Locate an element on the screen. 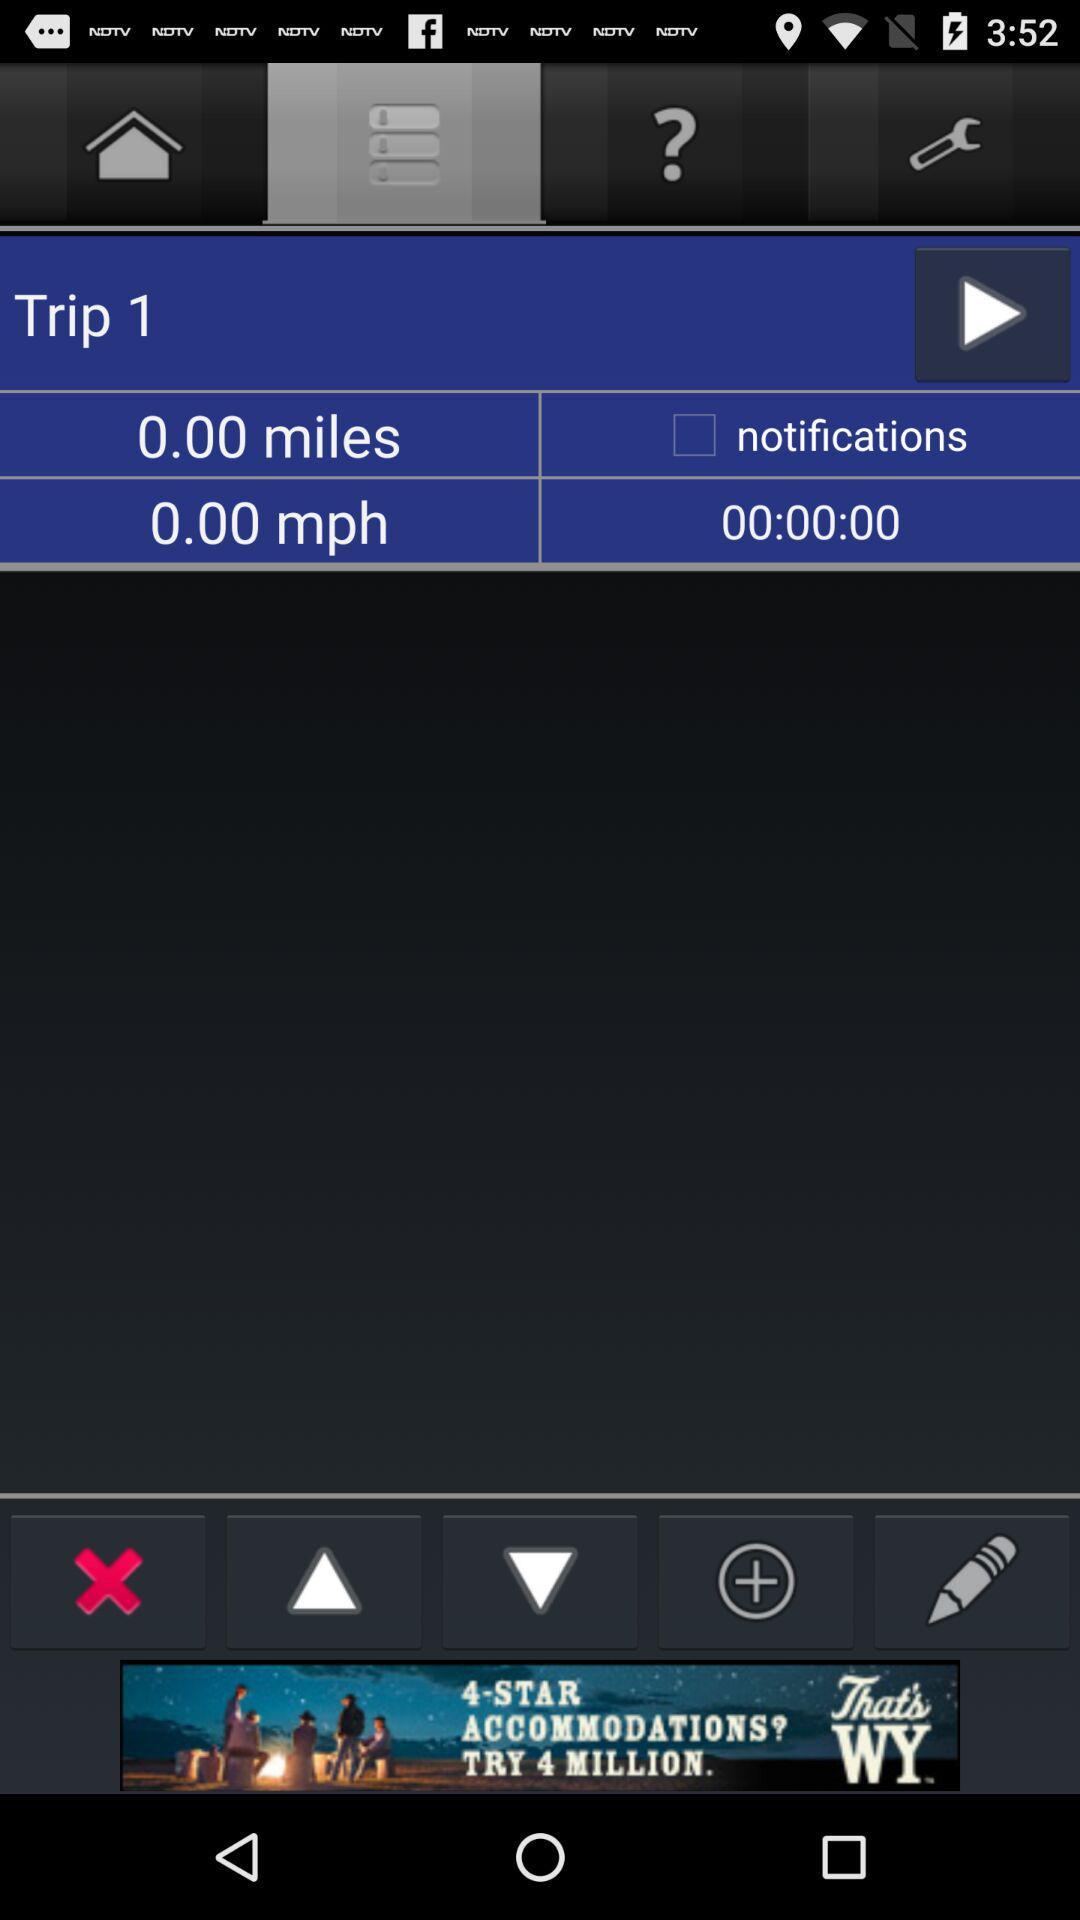 Image resolution: width=1080 pixels, height=1920 pixels. the close icon is located at coordinates (108, 1690).